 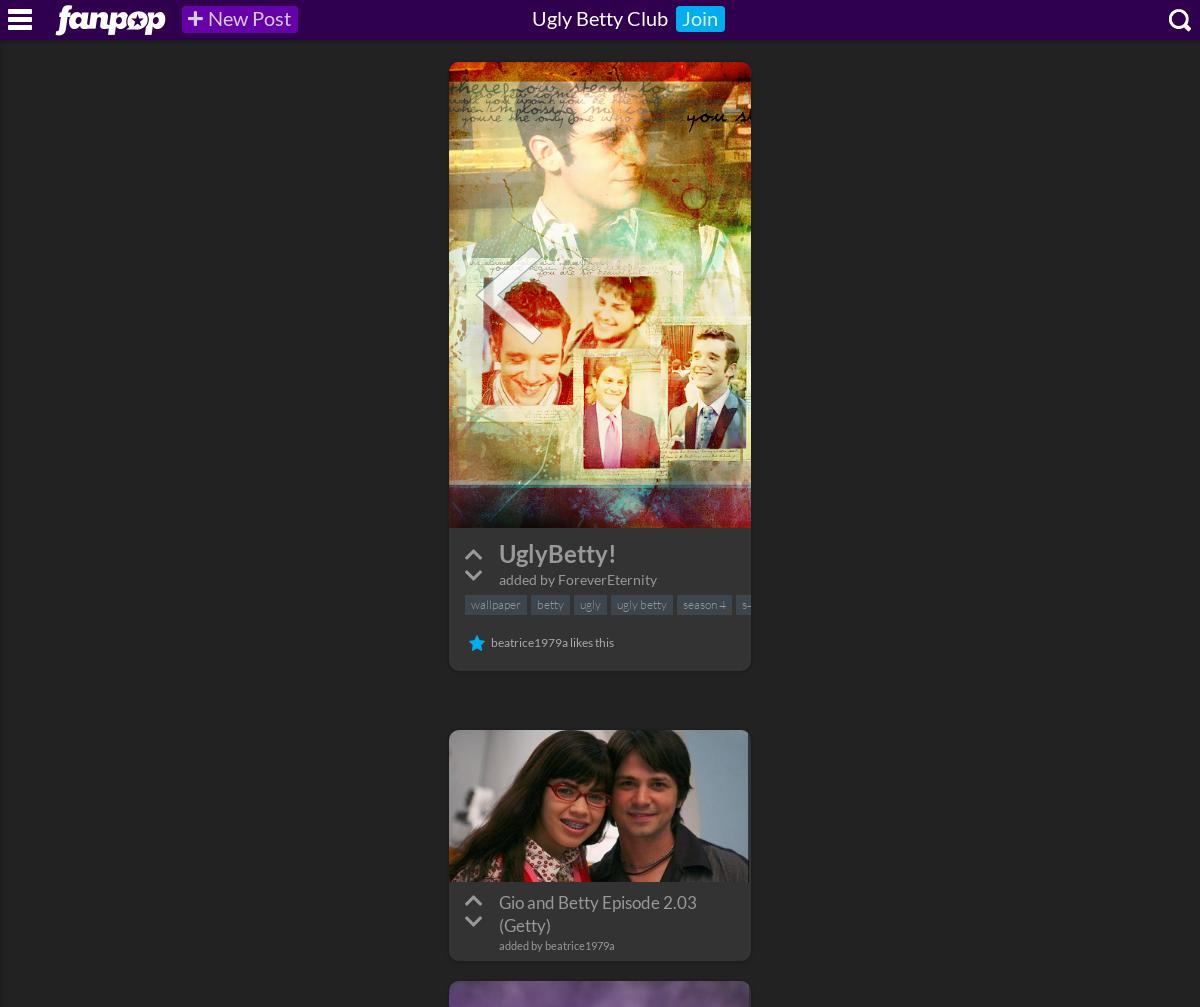 I want to click on 's4', so click(x=747, y=603).